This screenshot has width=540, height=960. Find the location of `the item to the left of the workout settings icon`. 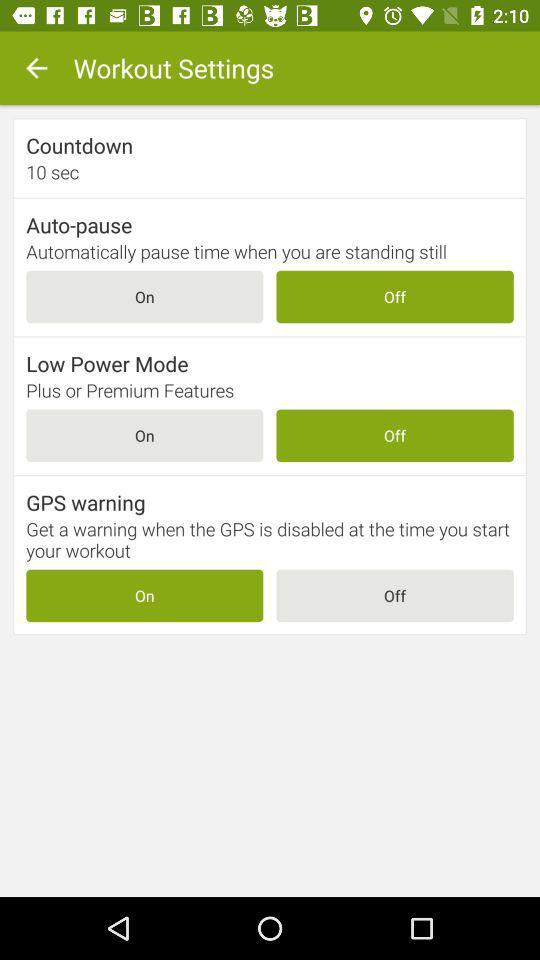

the item to the left of the workout settings icon is located at coordinates (36, 68).